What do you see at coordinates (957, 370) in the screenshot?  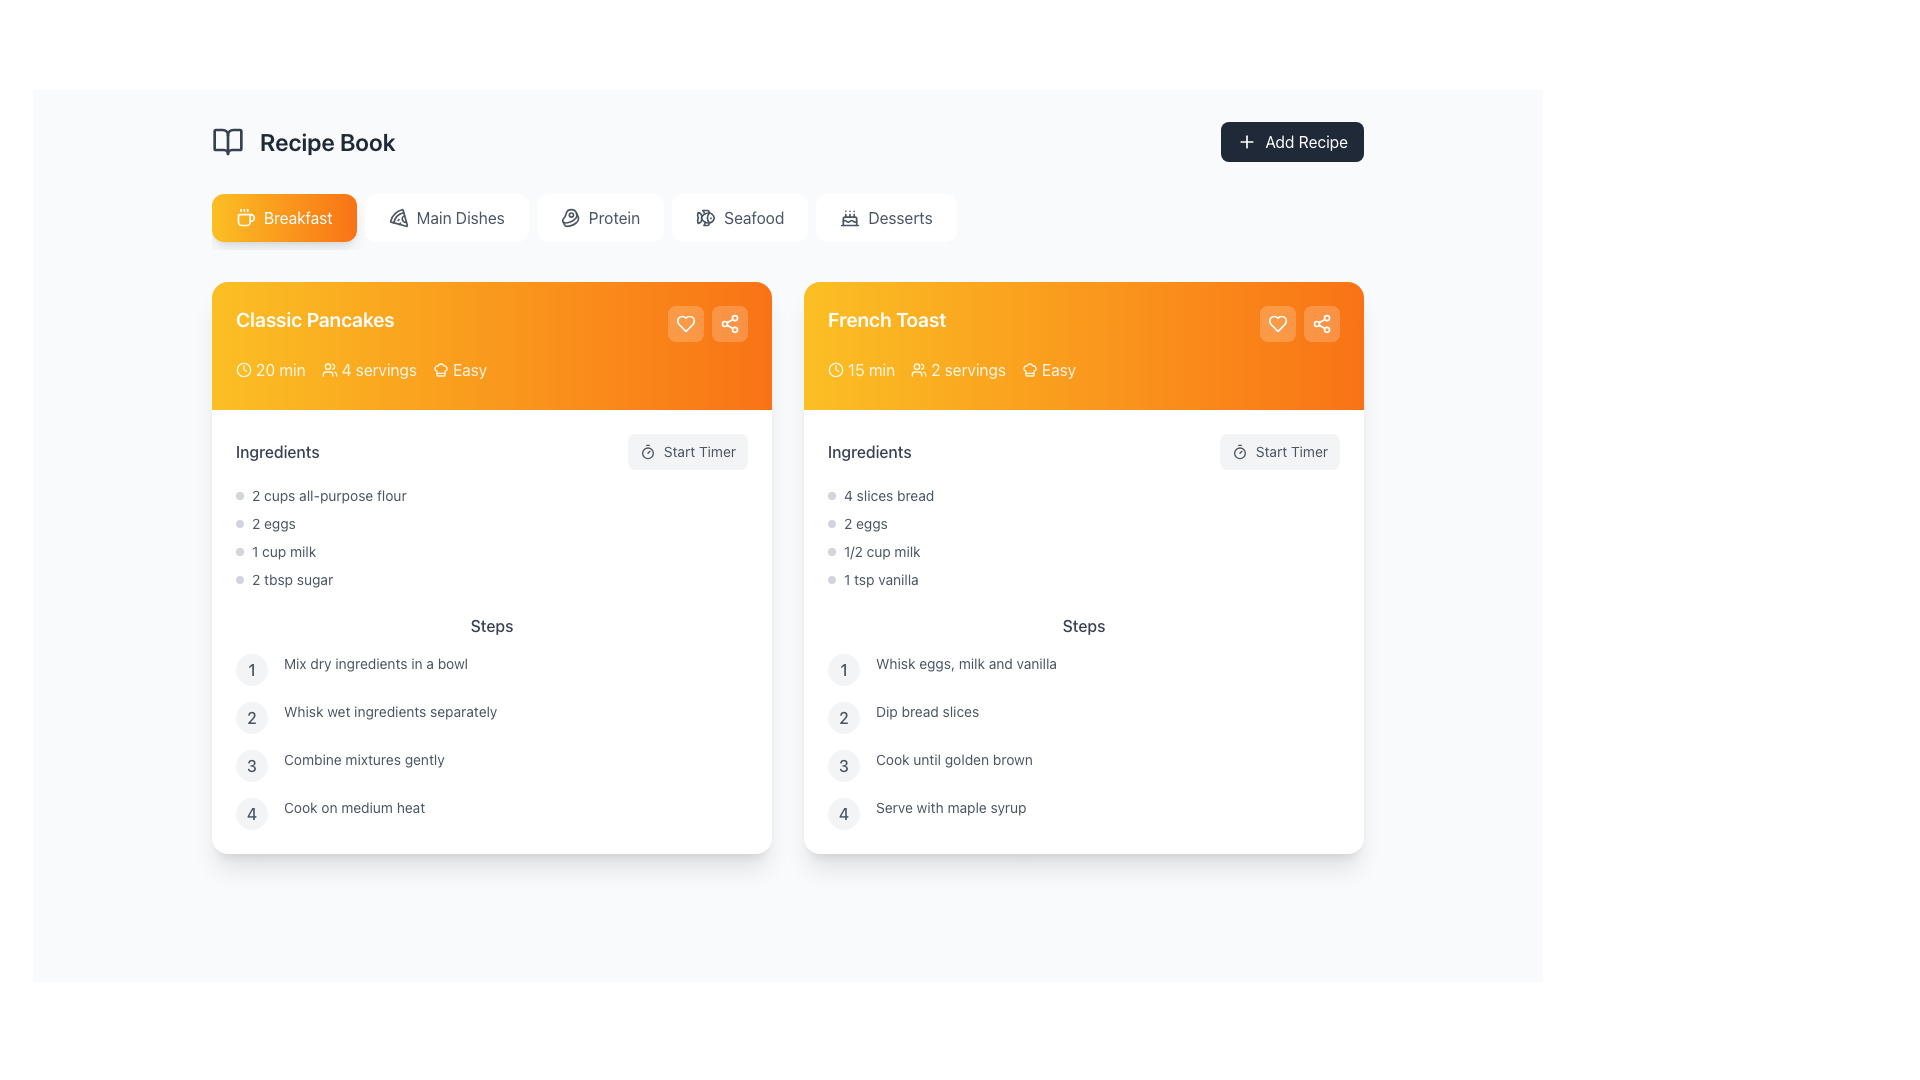 I see `'2 servings' text element, which is accompanied by an icon resembling a group of people, located in the header of the 'French Toast' recipe card` at bounding box center [957, 370].